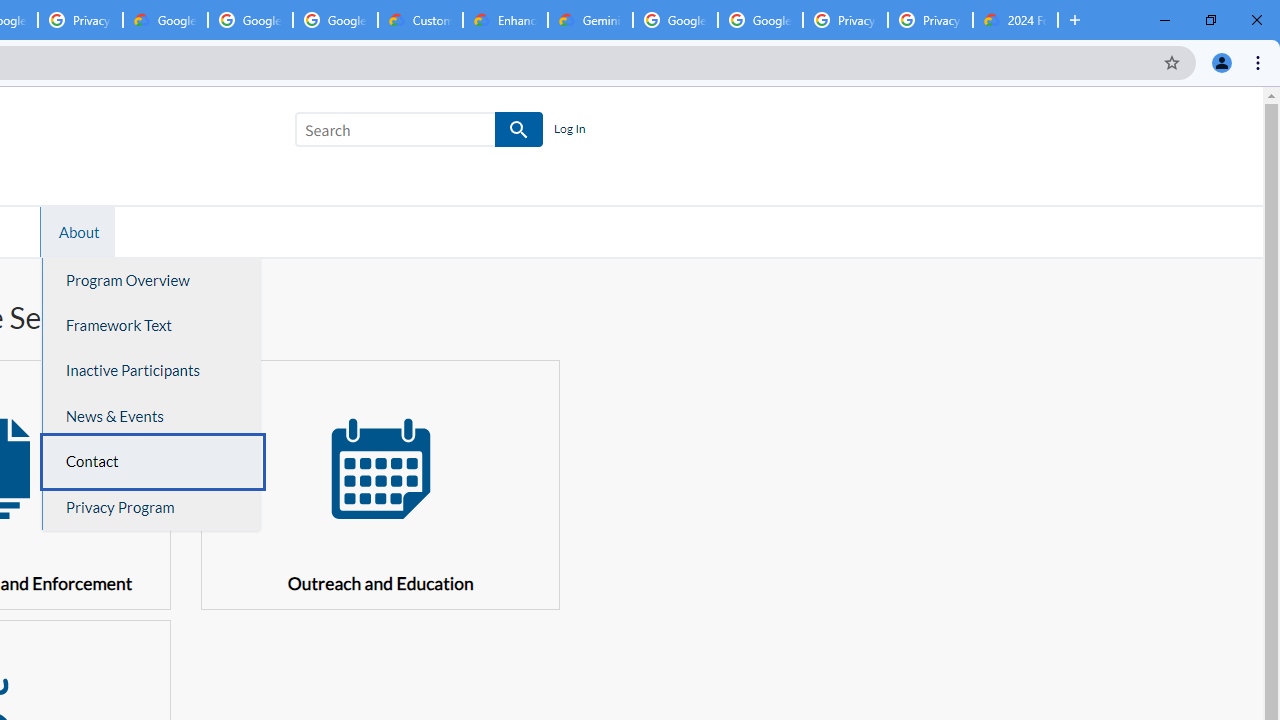 This screenshot has height=720, width=1280. Describe the element at coordinates (418, 133) in the screenshot. I see `'Search SEARCH'` at that location.